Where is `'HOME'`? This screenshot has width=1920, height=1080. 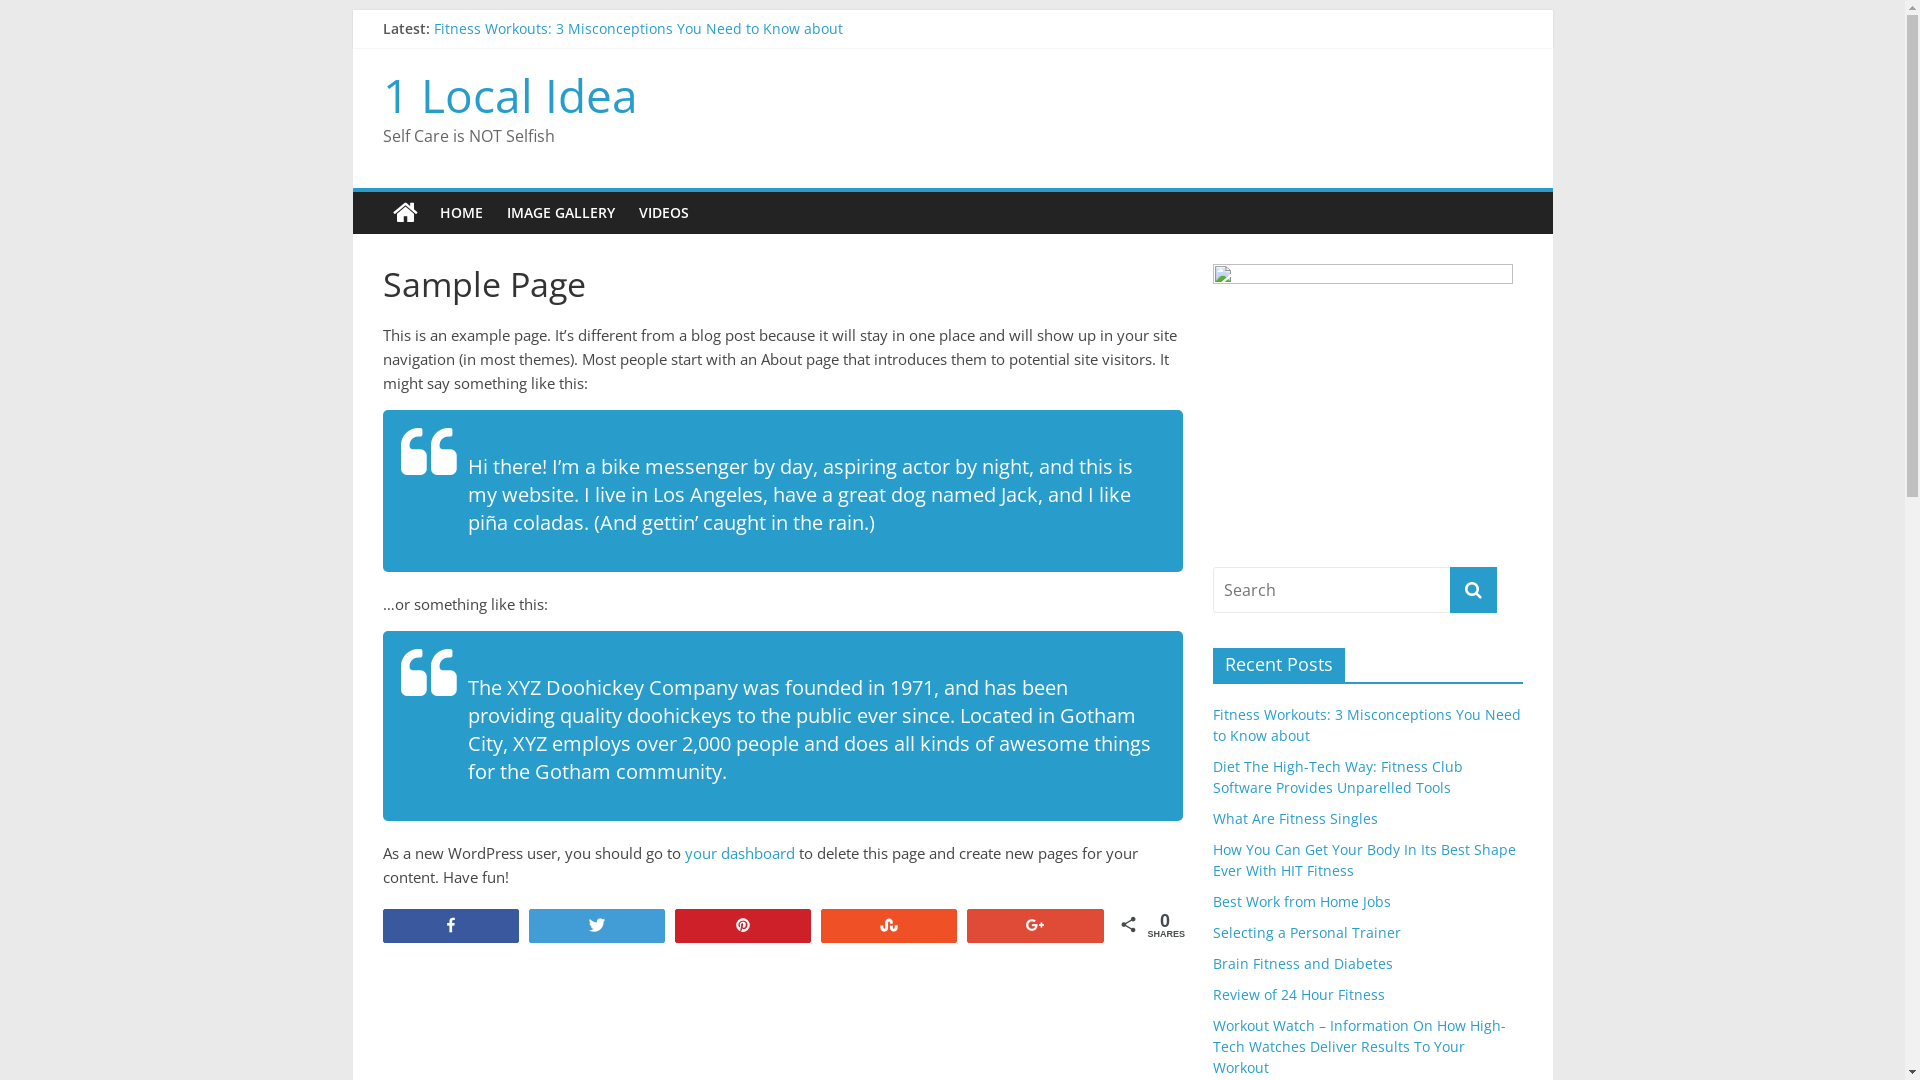 'HOME' is located at coordinates (426, 212).